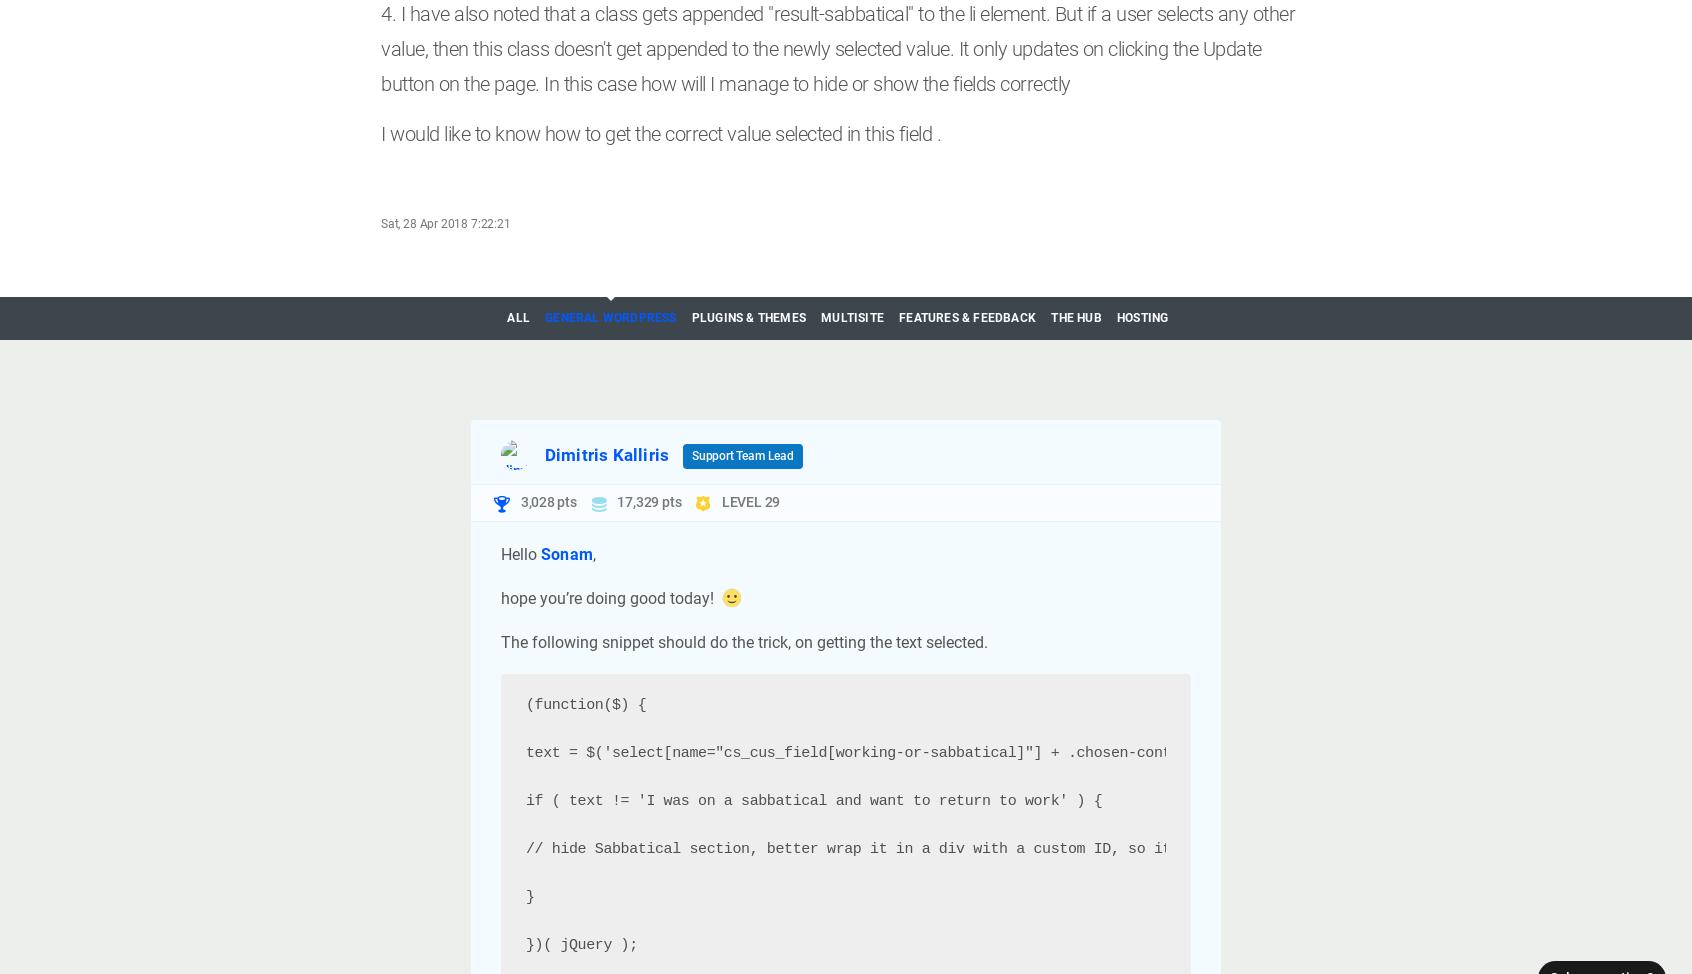 This screenshot has height=974, width=1692. Describe the element at coordinates (501, 641) in the screenshot. I see `'The following snippet should do the trick, on getting the text selected.'` at that location.